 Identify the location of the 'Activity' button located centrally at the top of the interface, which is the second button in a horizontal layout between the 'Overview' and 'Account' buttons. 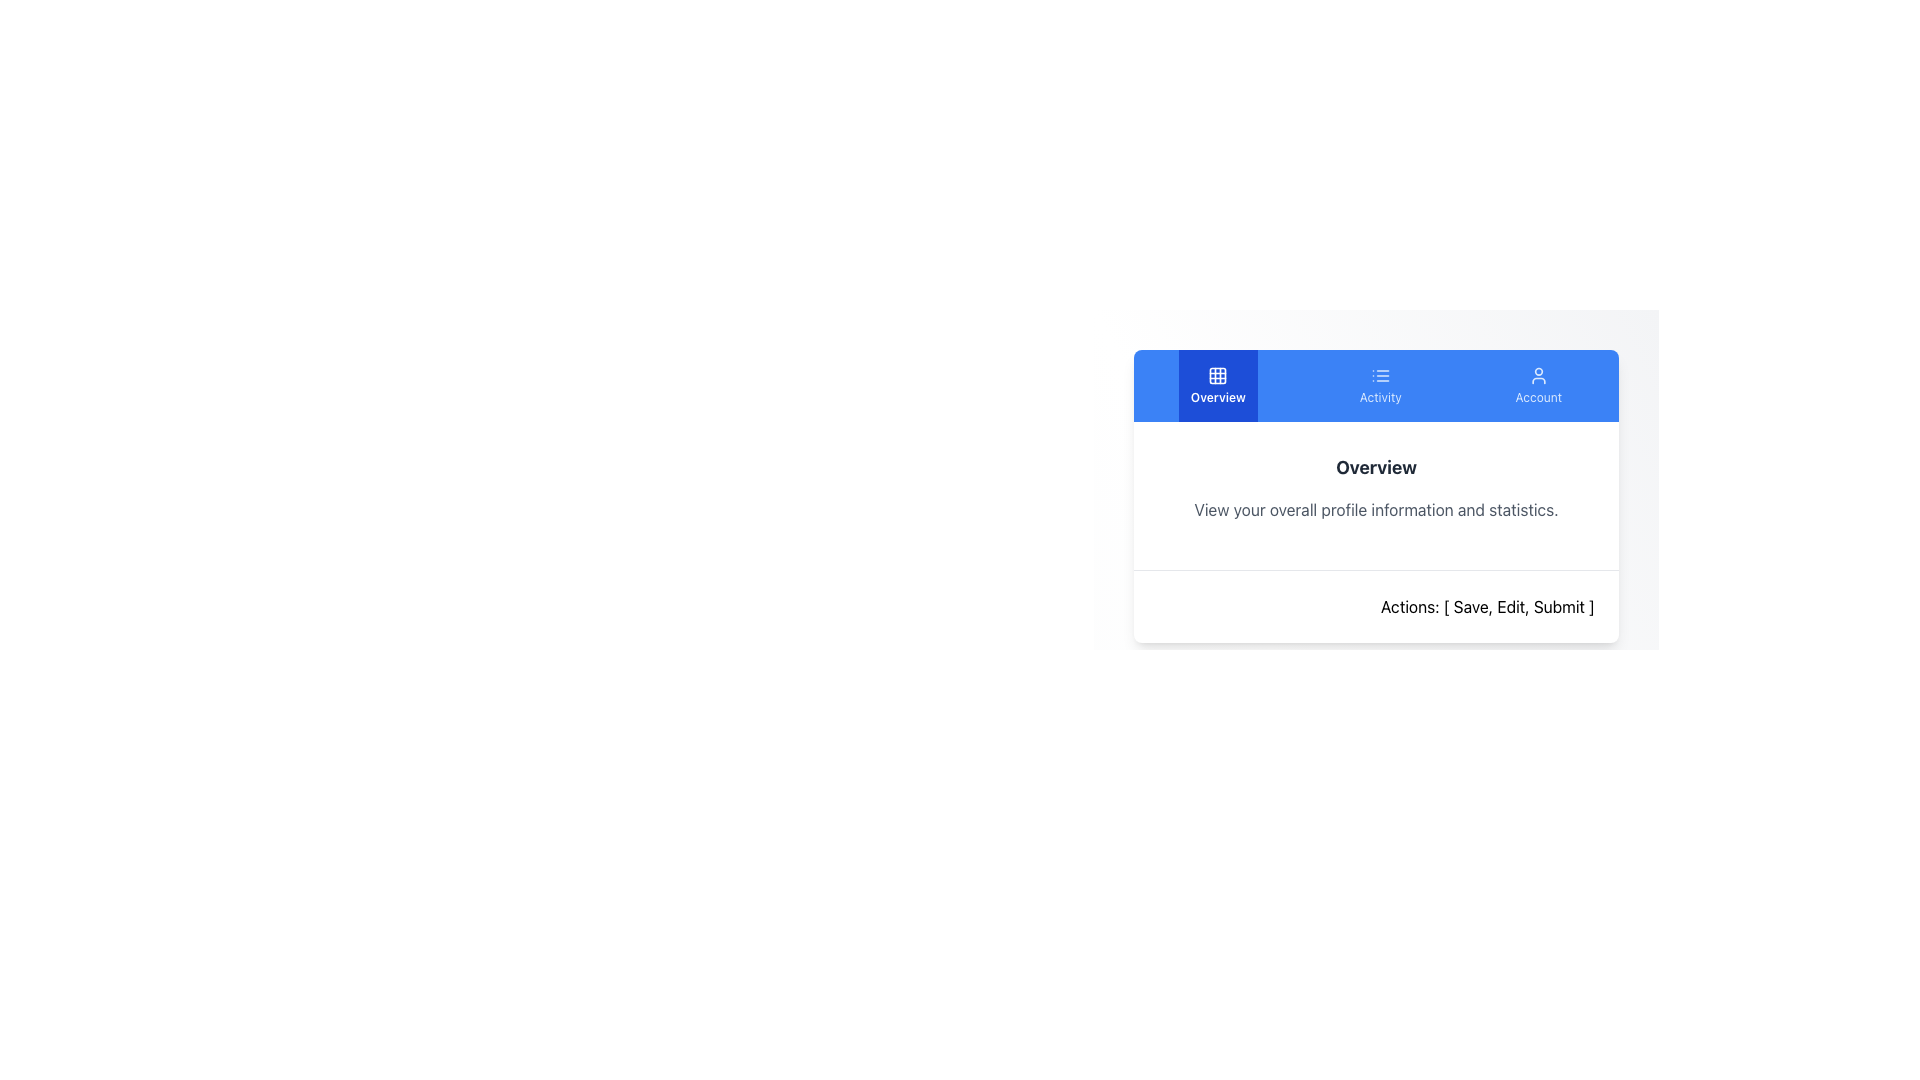
(1379, 385).